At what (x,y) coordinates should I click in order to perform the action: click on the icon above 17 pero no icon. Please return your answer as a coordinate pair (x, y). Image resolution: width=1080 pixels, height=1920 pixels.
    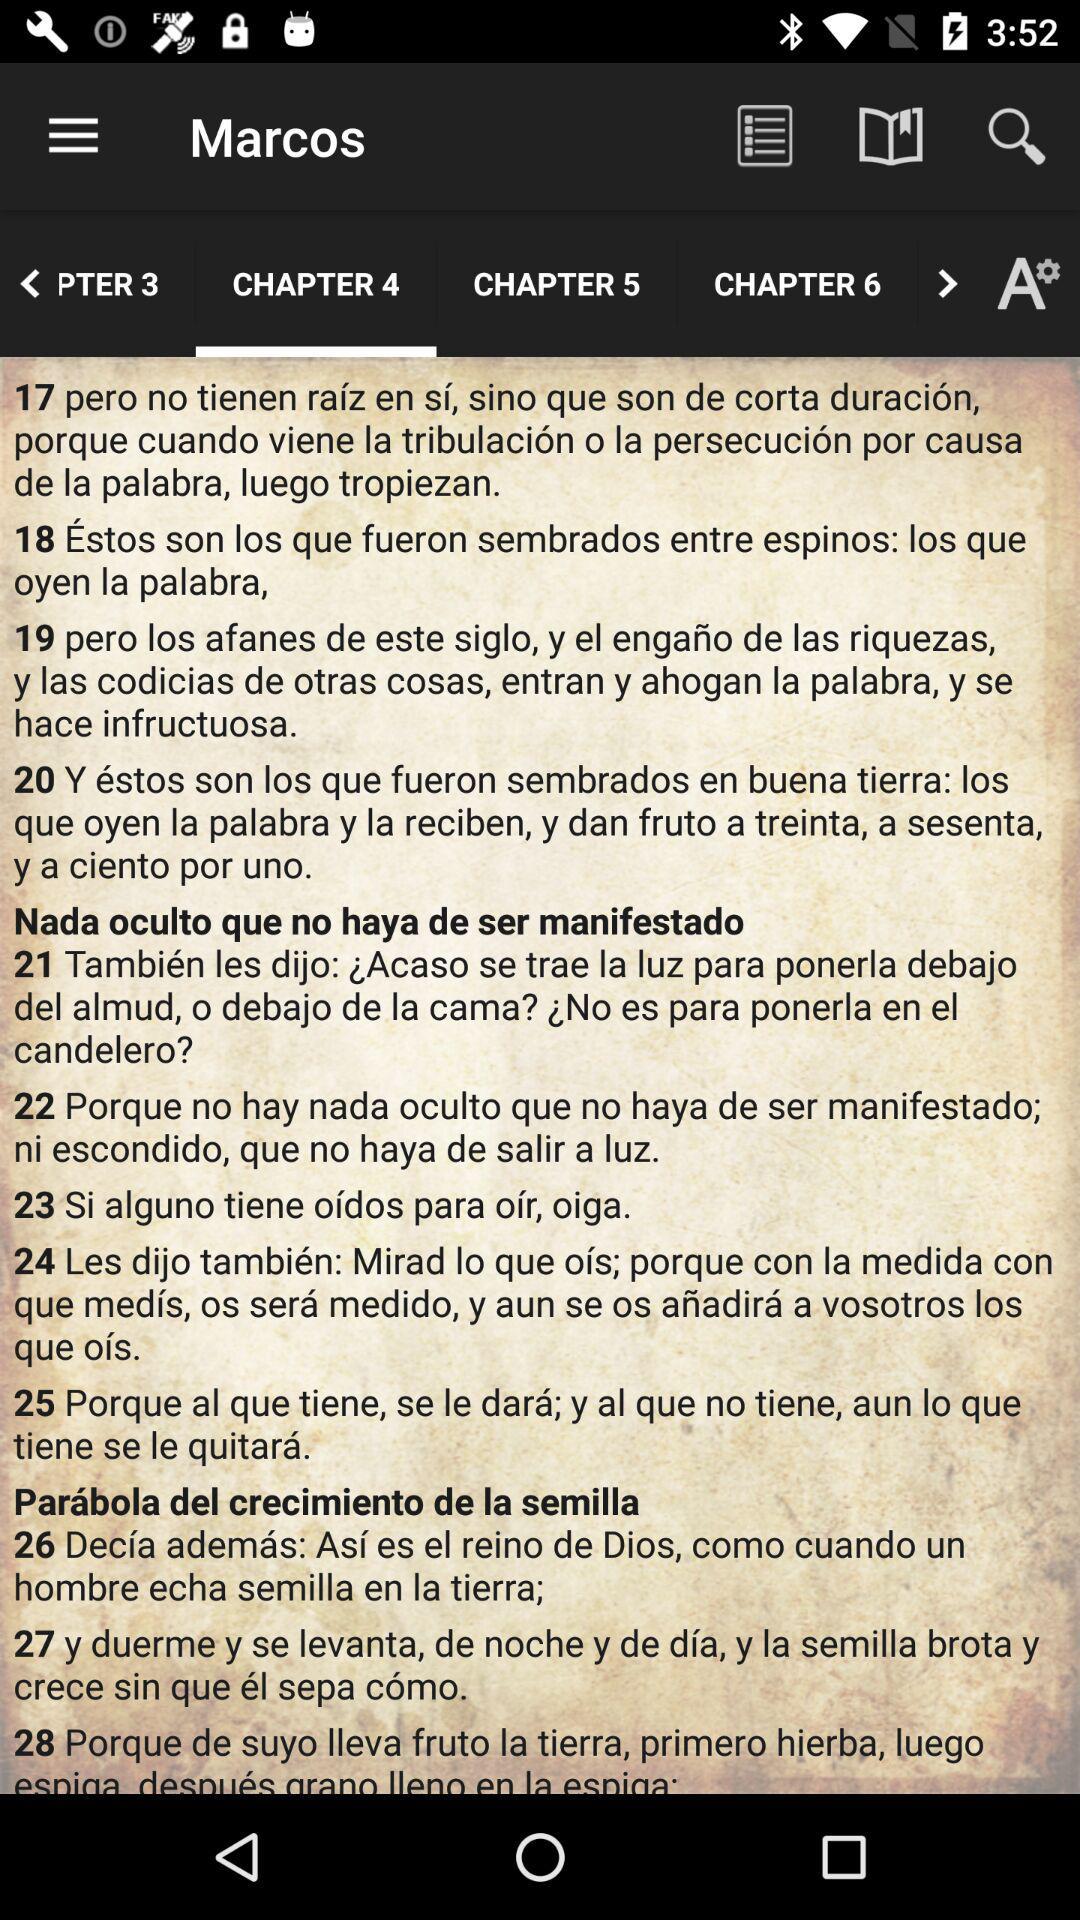
    Looking at the image, I should click on (29, 282).